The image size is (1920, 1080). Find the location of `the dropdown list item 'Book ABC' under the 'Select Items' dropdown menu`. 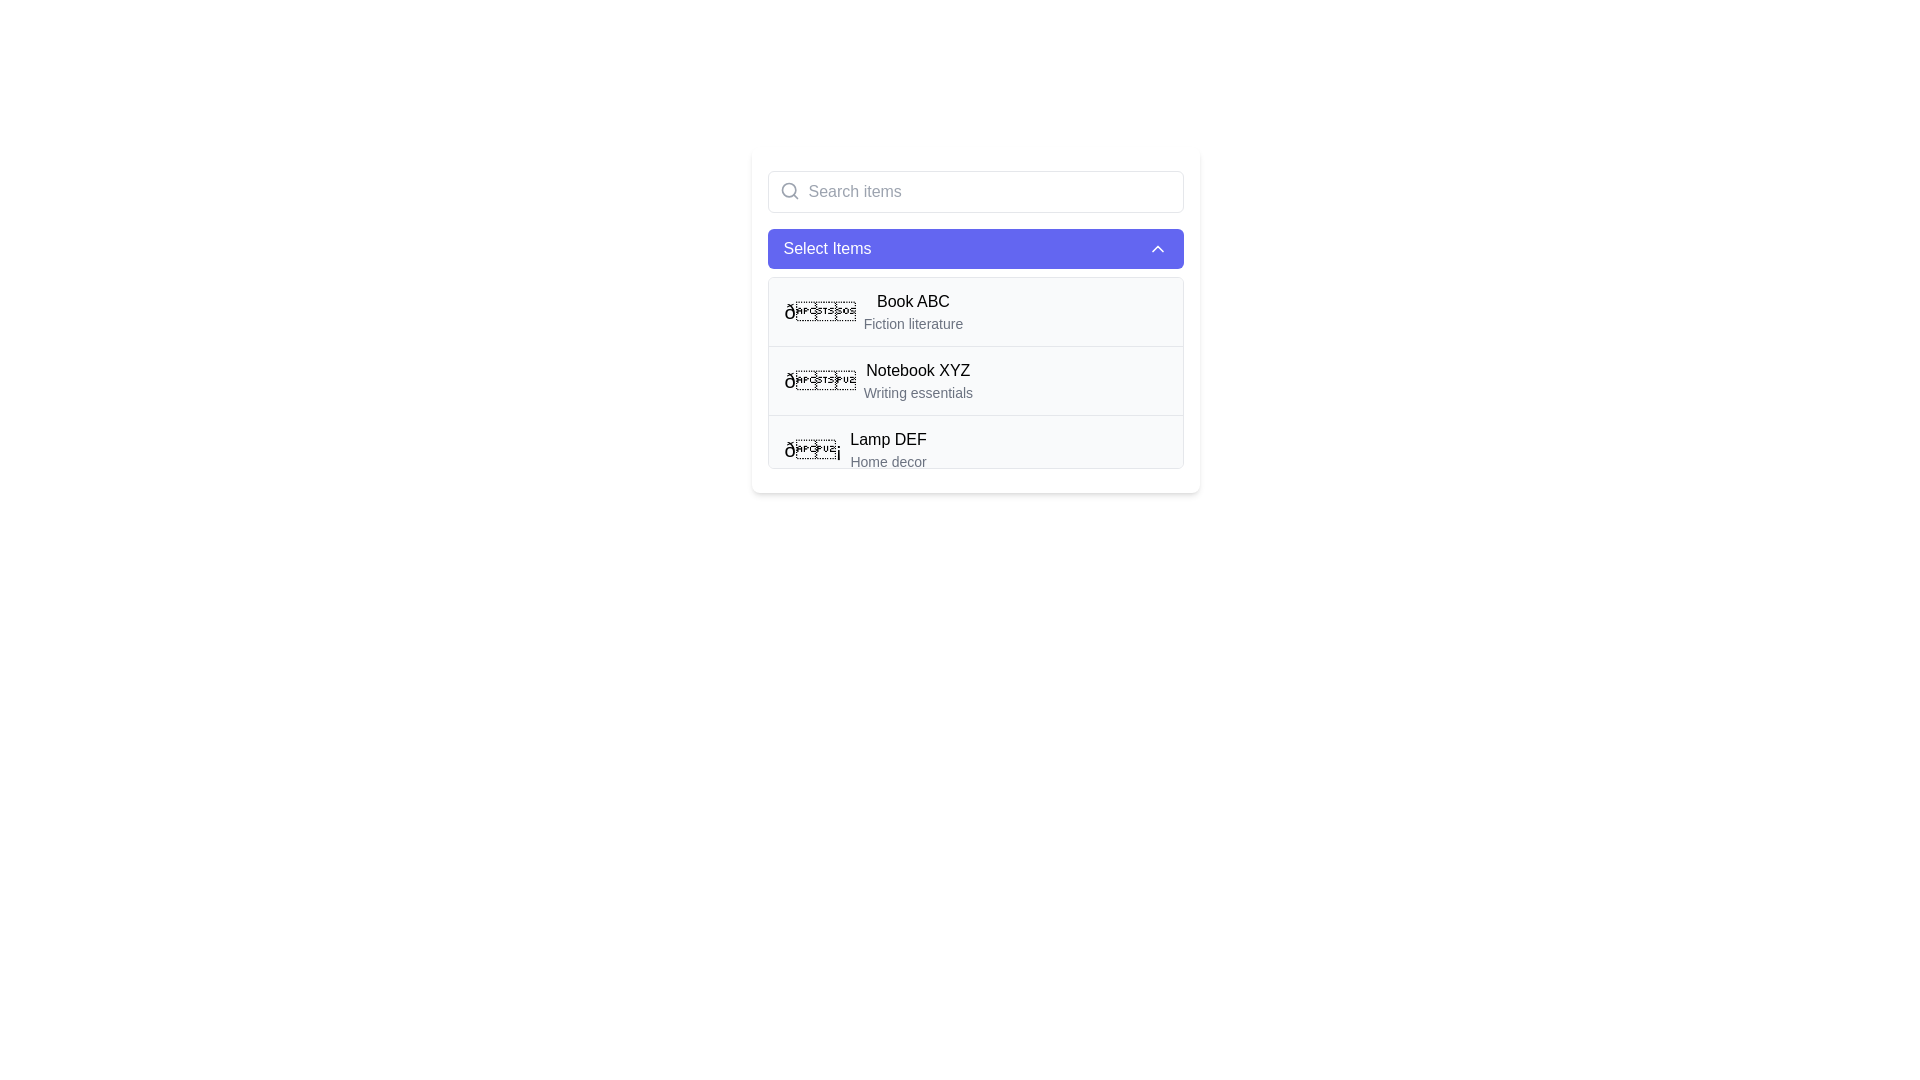

the dropdown list item 'Book ABC' under the 'Select Items' dropdown menu is located at coordinates (912, 312).